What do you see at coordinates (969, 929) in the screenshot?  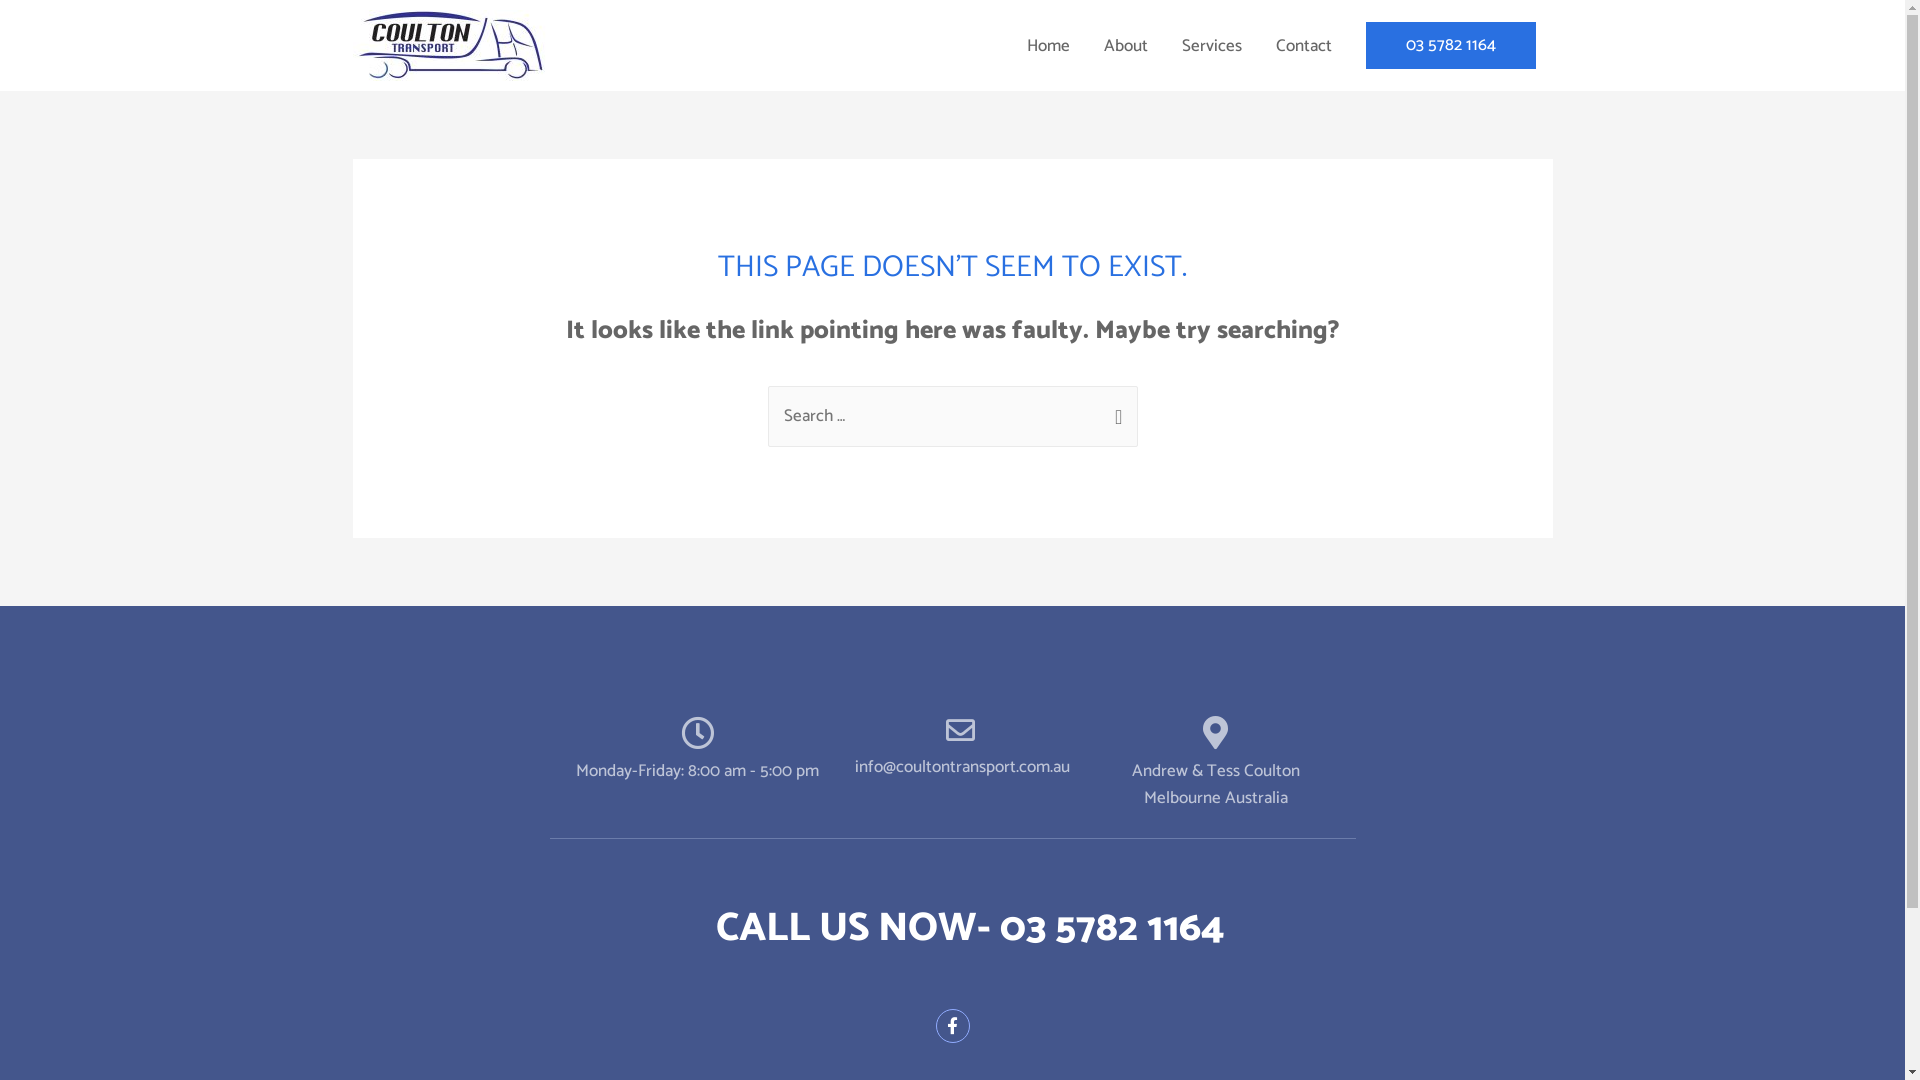 I see `'CALL US NOW- 03 5782 1164'` at bounding box center [969, 929].